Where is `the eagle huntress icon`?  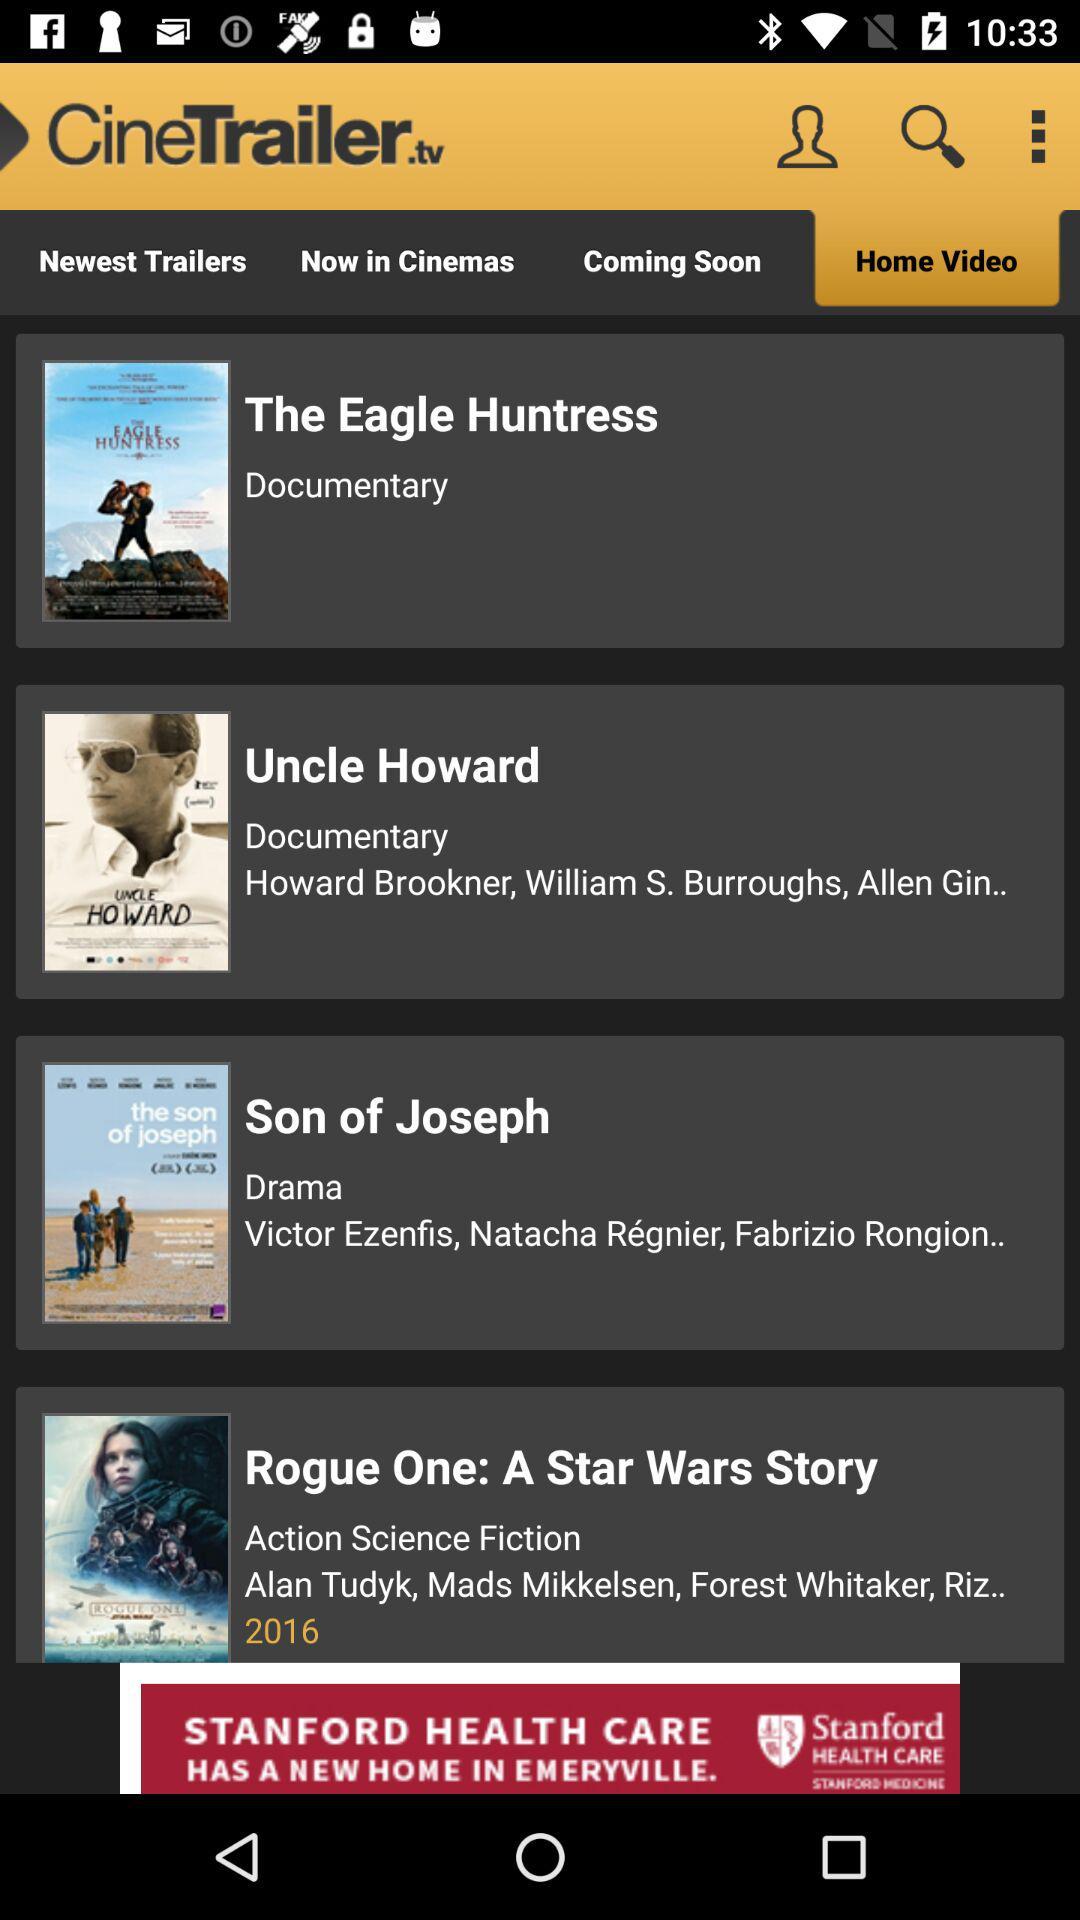 the eagle huntress icon is located at coordinates (628, 411).